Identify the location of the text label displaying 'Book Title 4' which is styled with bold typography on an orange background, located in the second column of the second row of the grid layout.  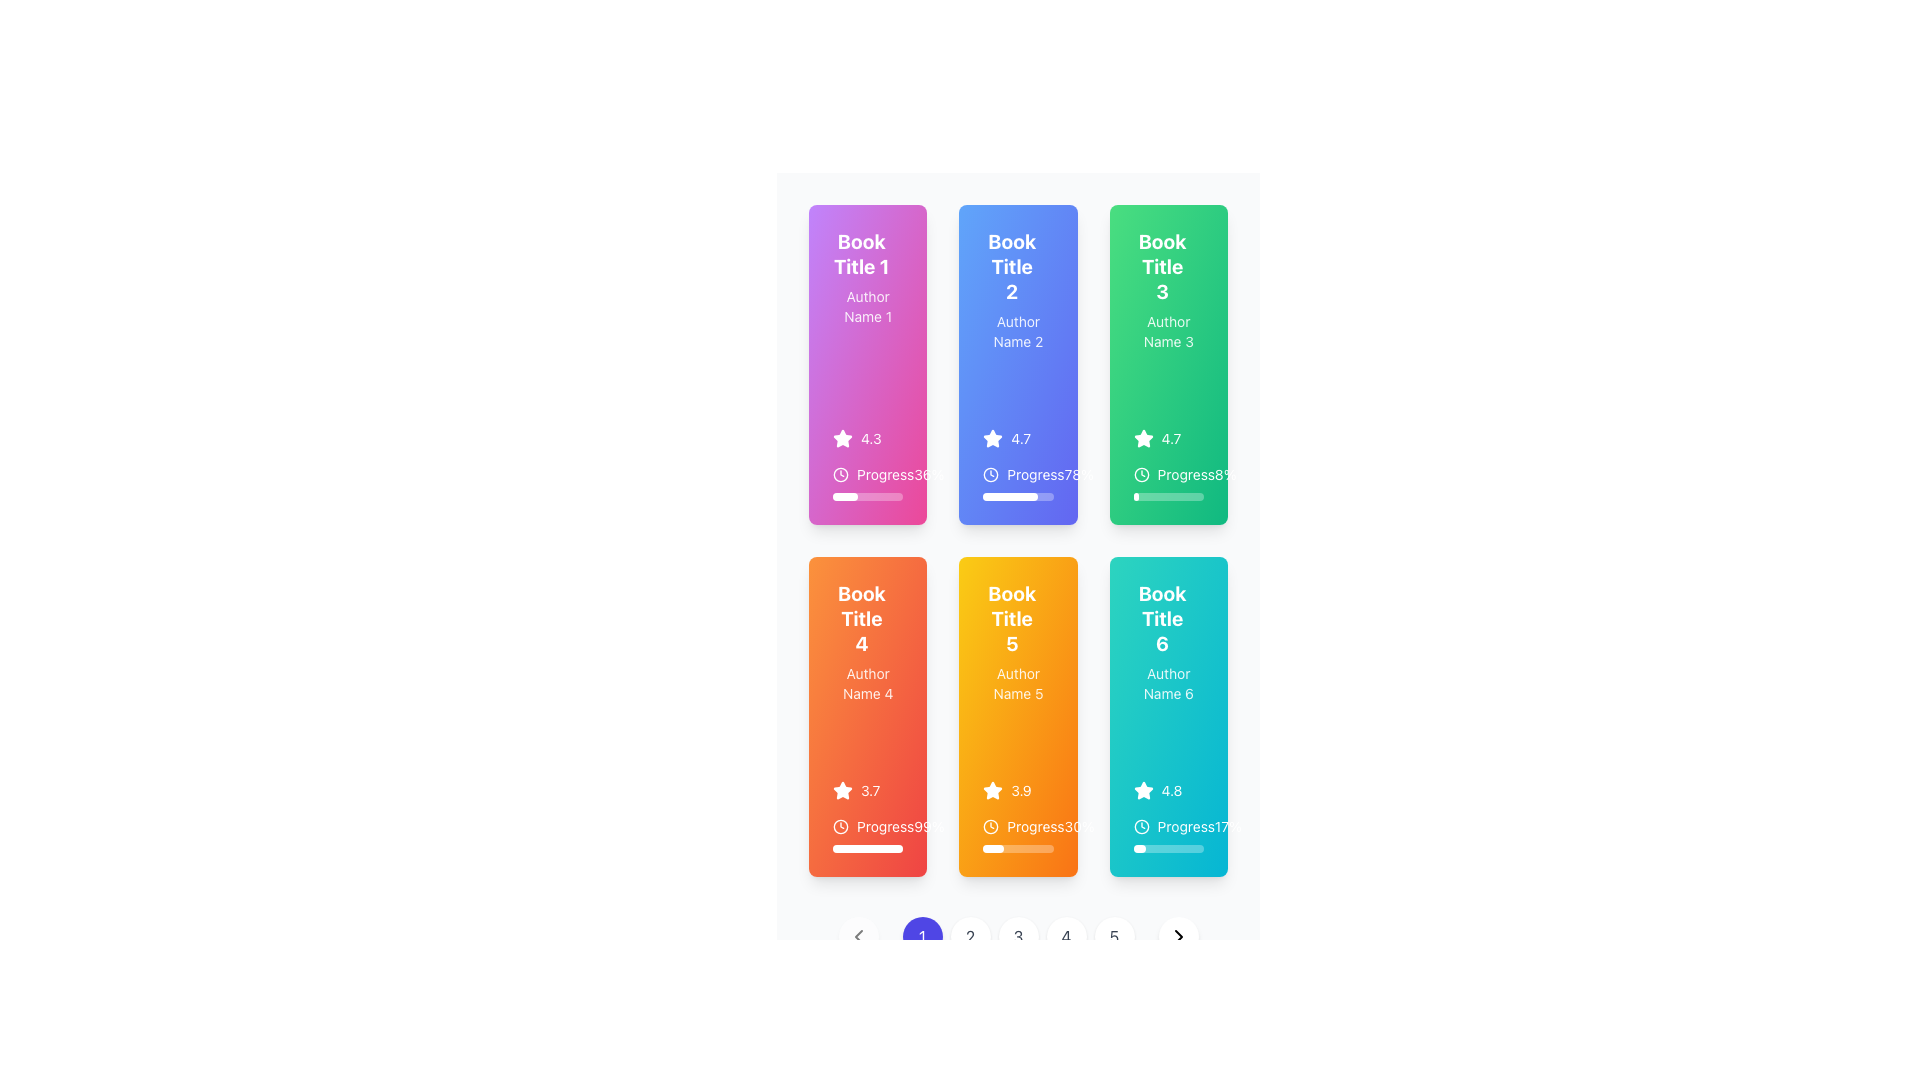
(868, 621).